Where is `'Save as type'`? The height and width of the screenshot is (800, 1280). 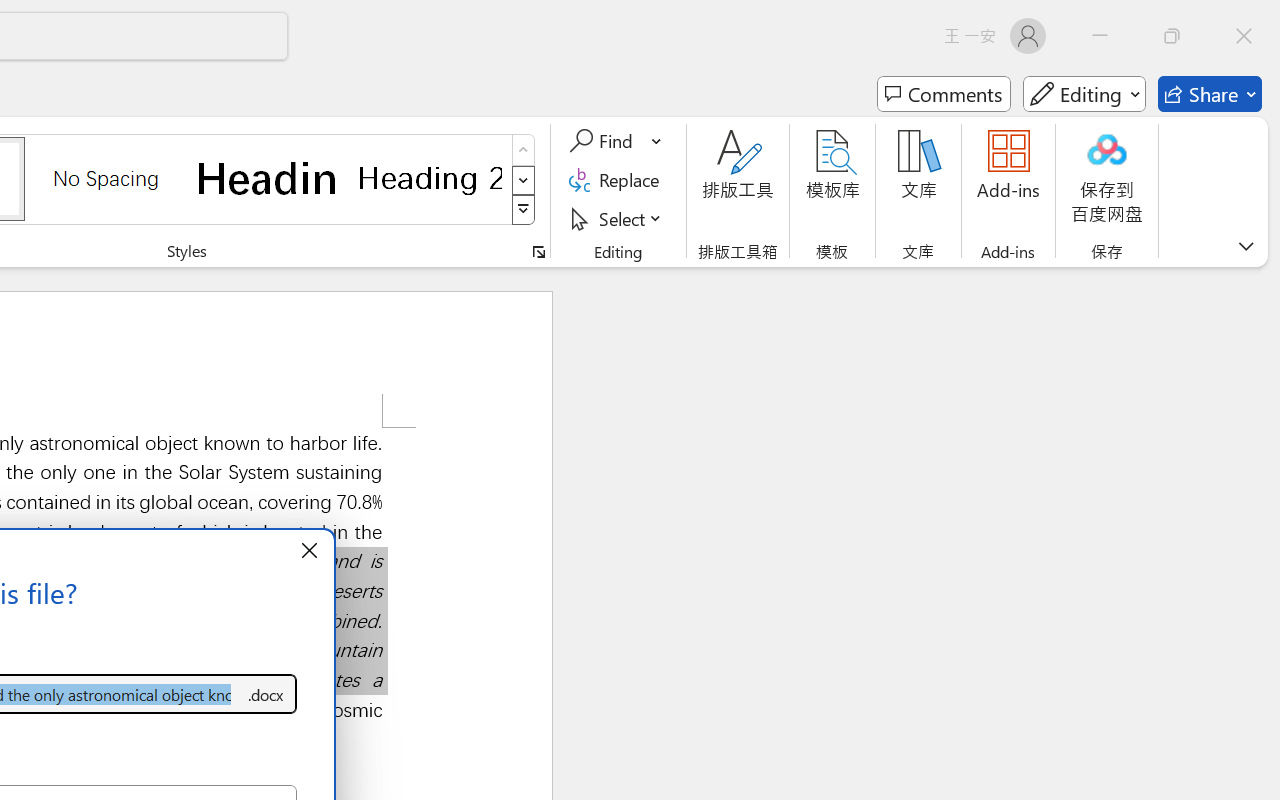 'Save as type' is located at coordinates (264, 694).